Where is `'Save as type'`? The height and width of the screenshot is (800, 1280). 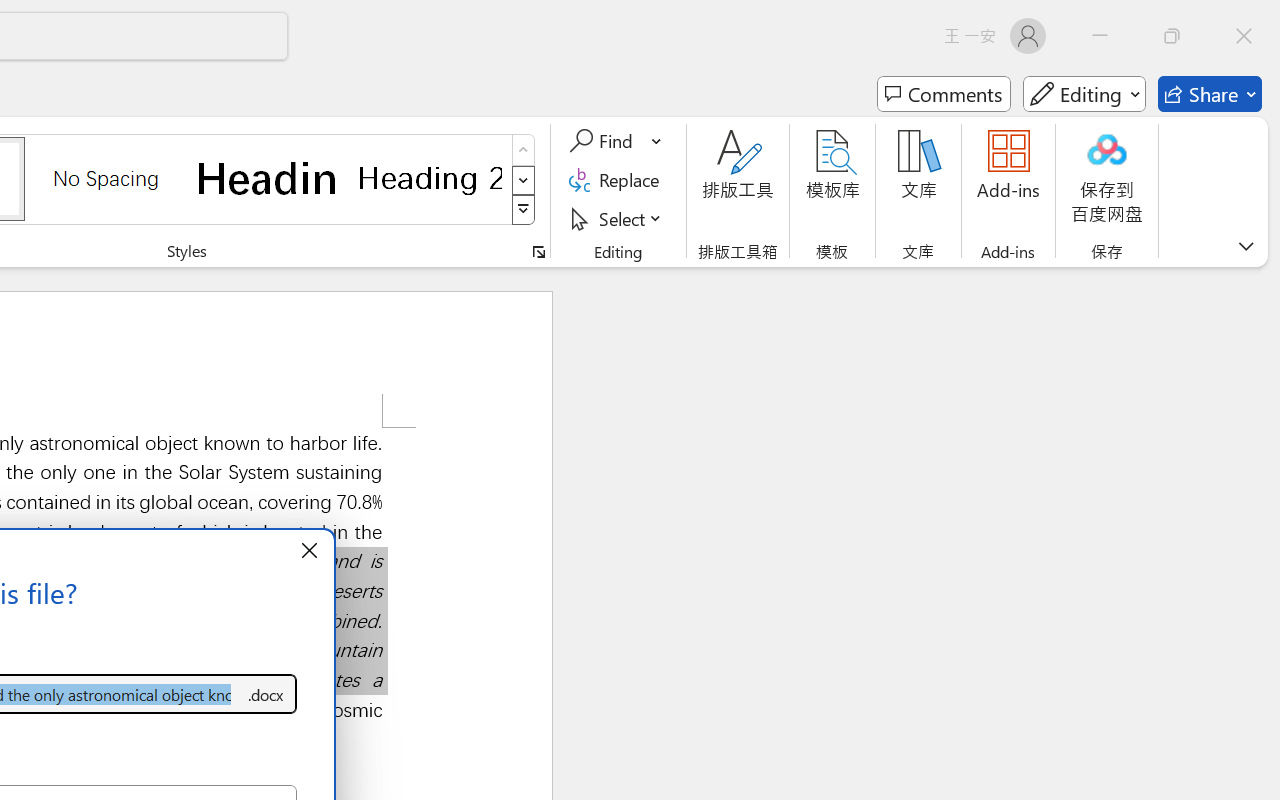 'Save as type' is located at coordinates (264, 694).